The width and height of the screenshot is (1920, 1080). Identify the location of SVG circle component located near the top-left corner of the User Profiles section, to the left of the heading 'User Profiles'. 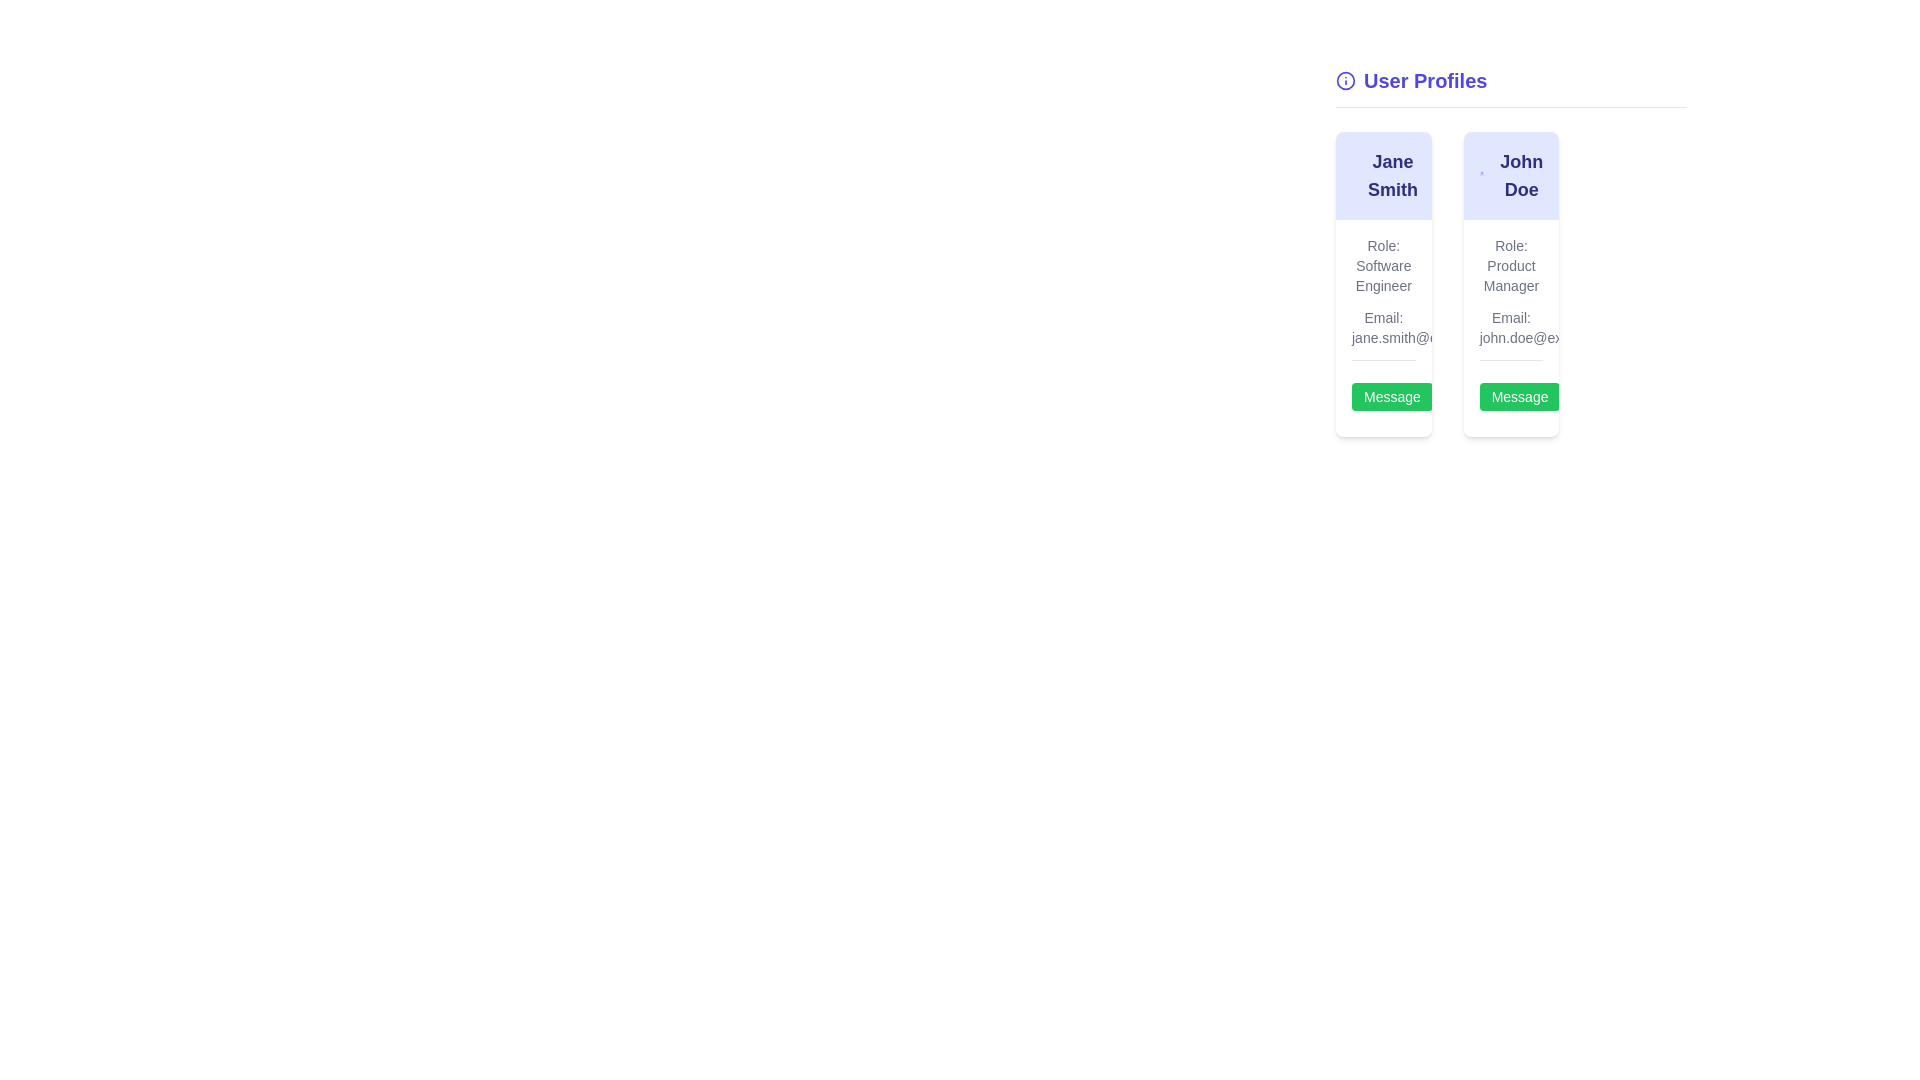
(1345, 80).